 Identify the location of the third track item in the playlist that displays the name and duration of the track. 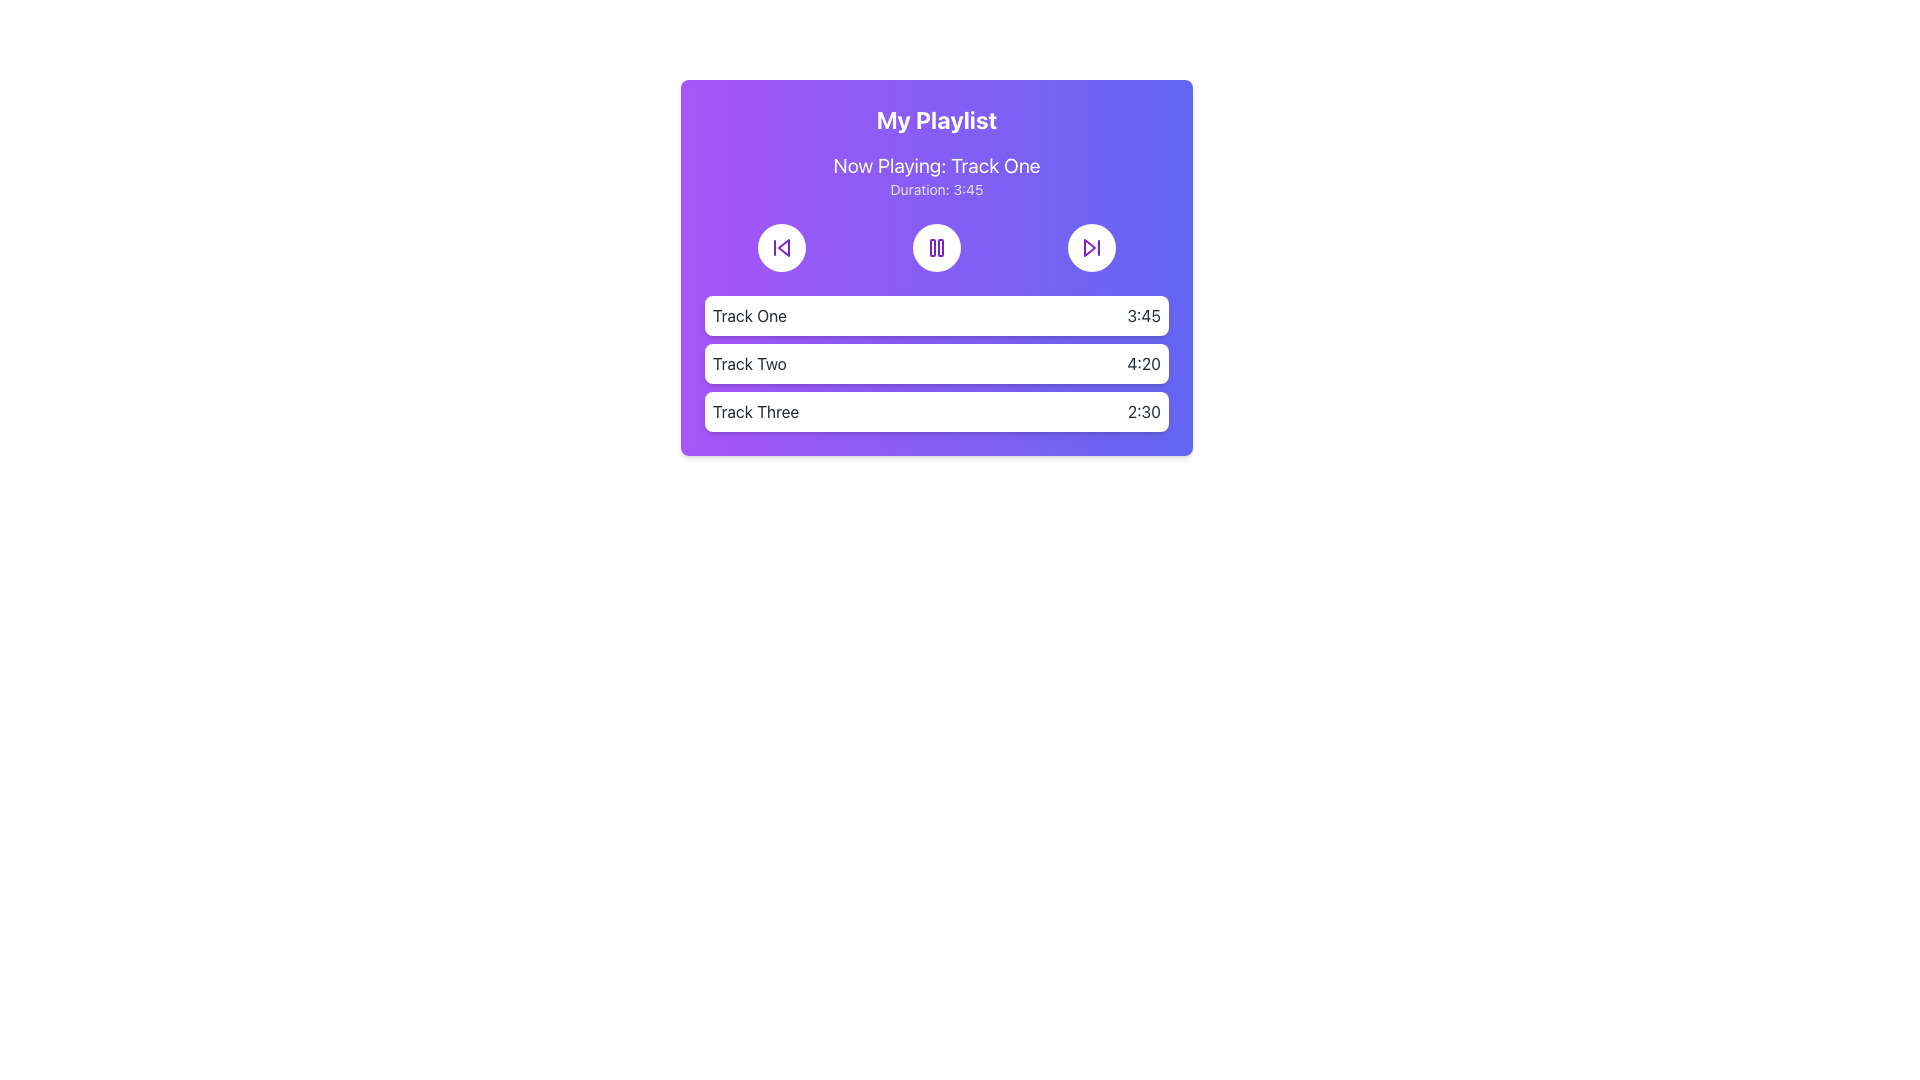
(935, 411).